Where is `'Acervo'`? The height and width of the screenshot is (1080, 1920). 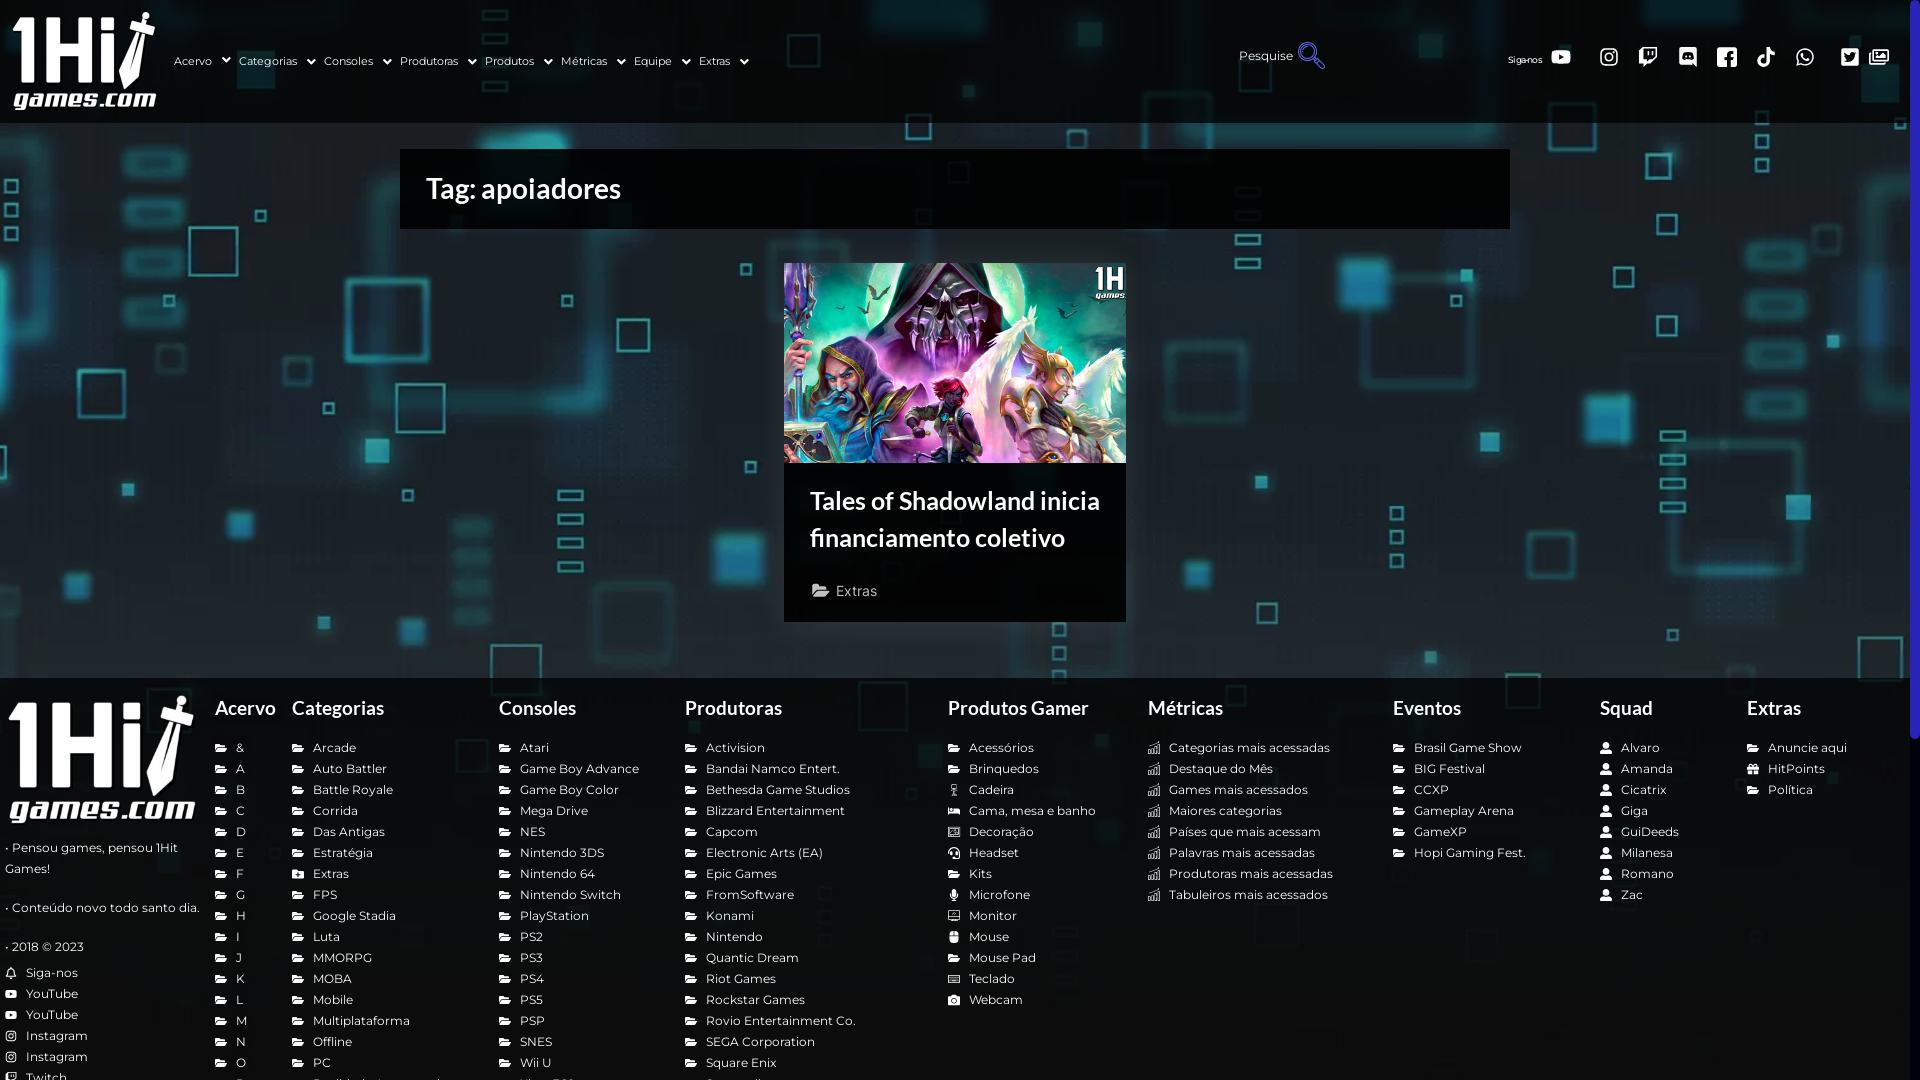
'Acervo' is located at coordinates (244, 706).